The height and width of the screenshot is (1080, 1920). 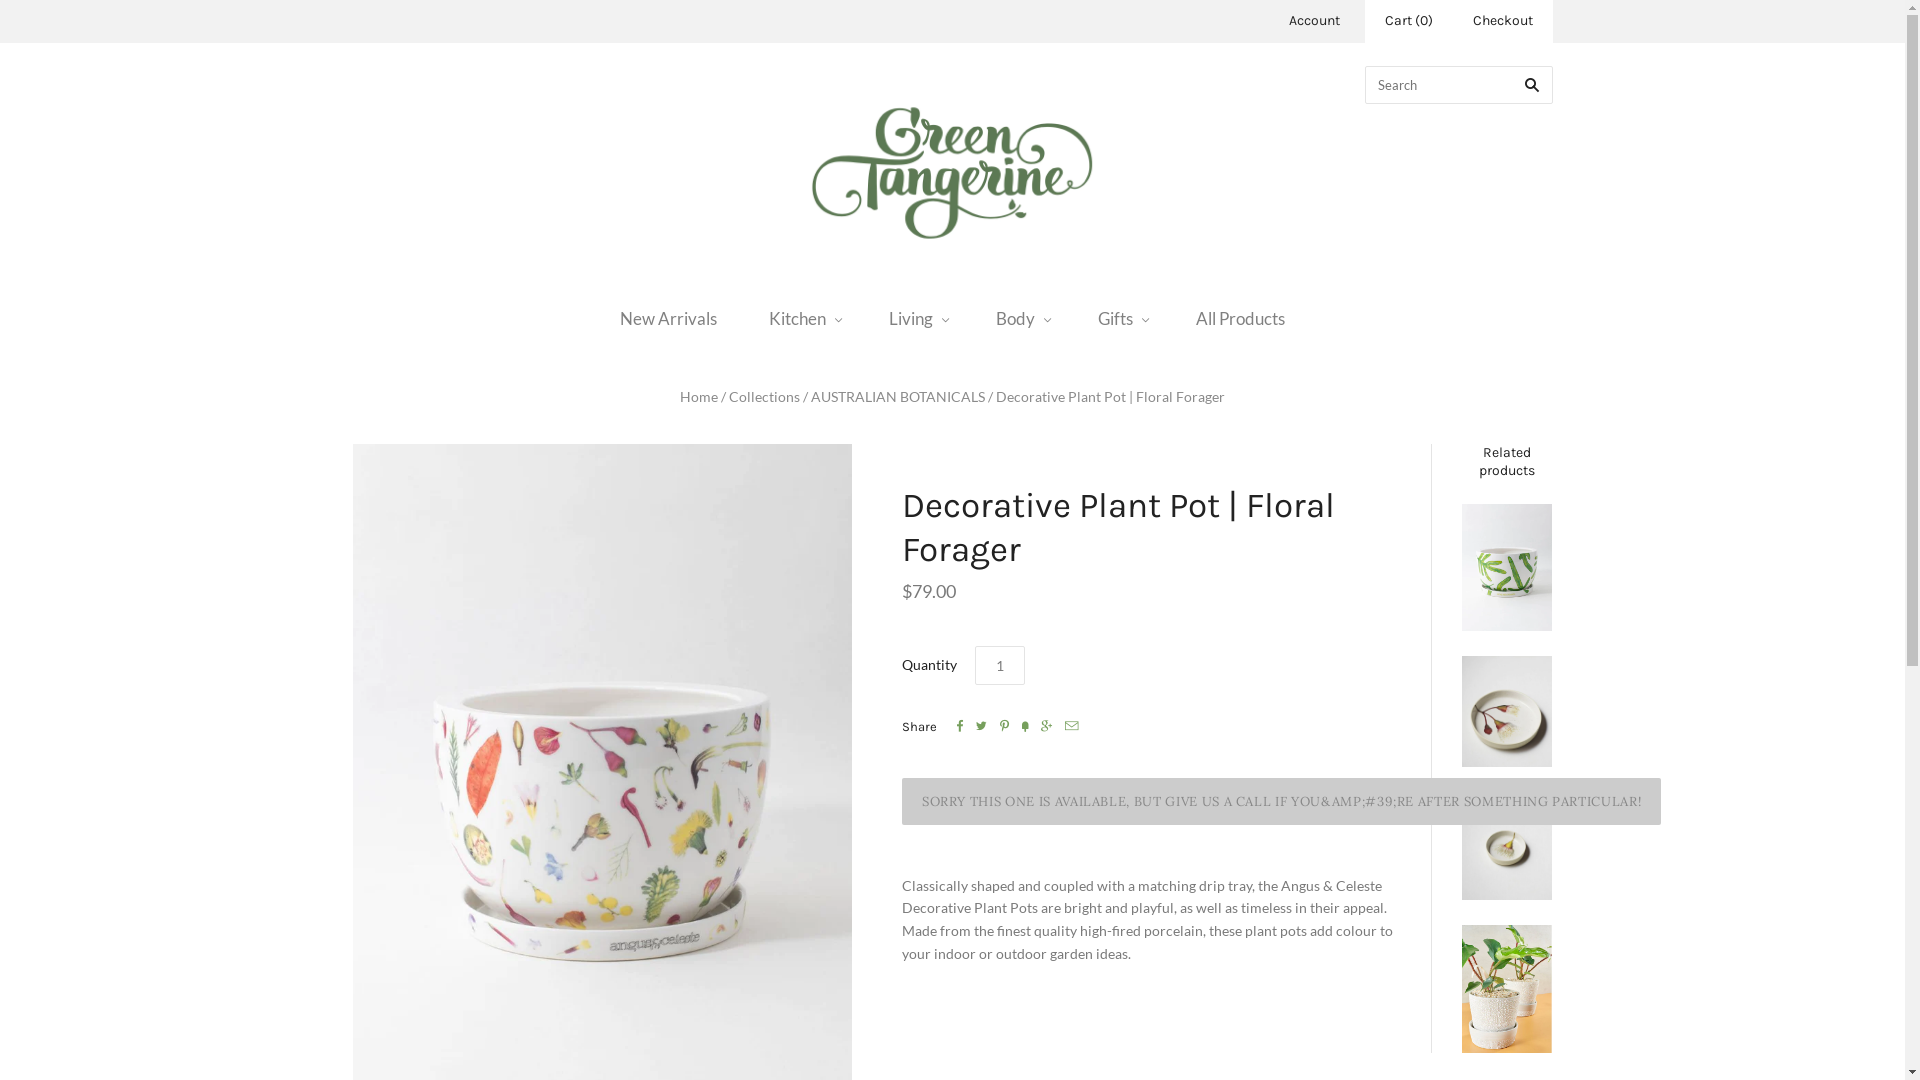 I want to click on 'Kitchen', so click(x=802, y=317).